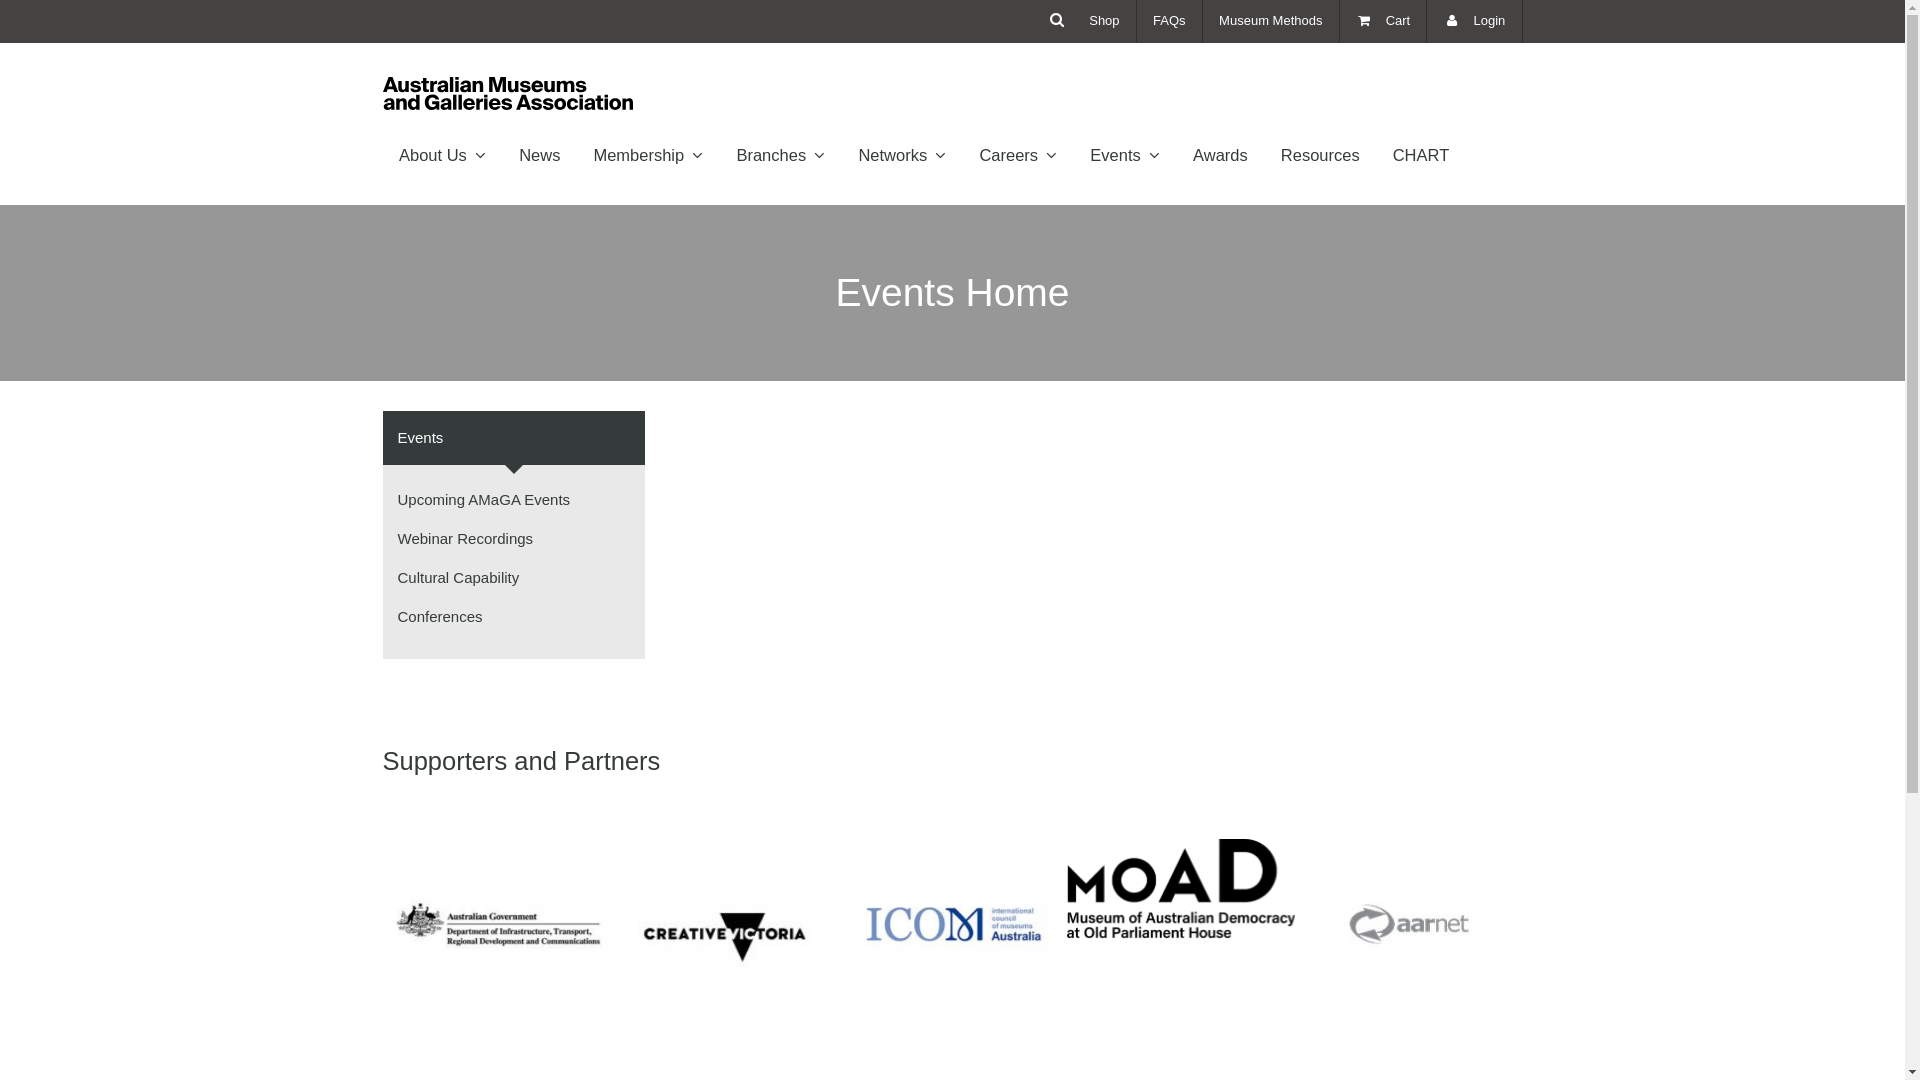 The image size is (1920, 1080). What do you see at coordinates (439, 615) in the screenshot?
I see `'Conferences'` at bounding box center [439, 615].